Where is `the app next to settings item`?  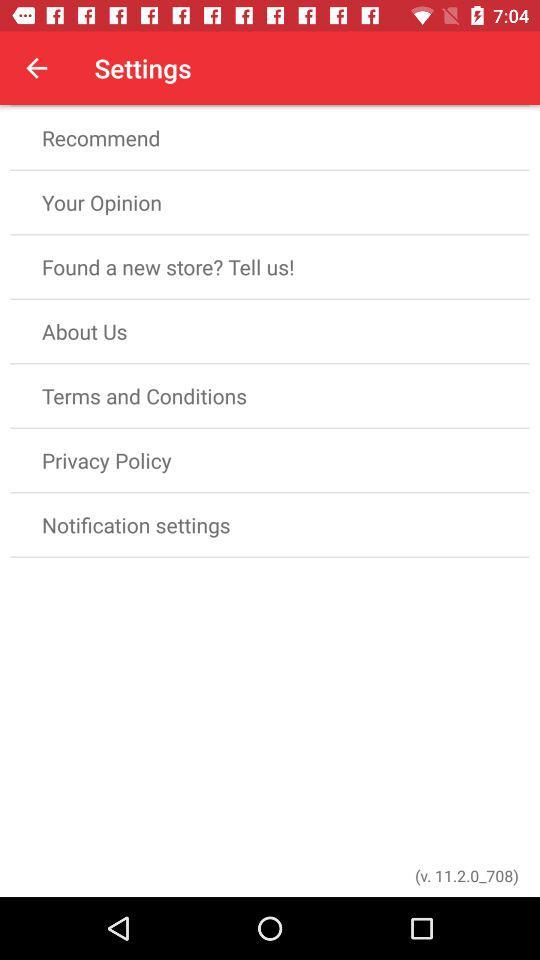
the app next to settings item is located at coordinates (36, 68).